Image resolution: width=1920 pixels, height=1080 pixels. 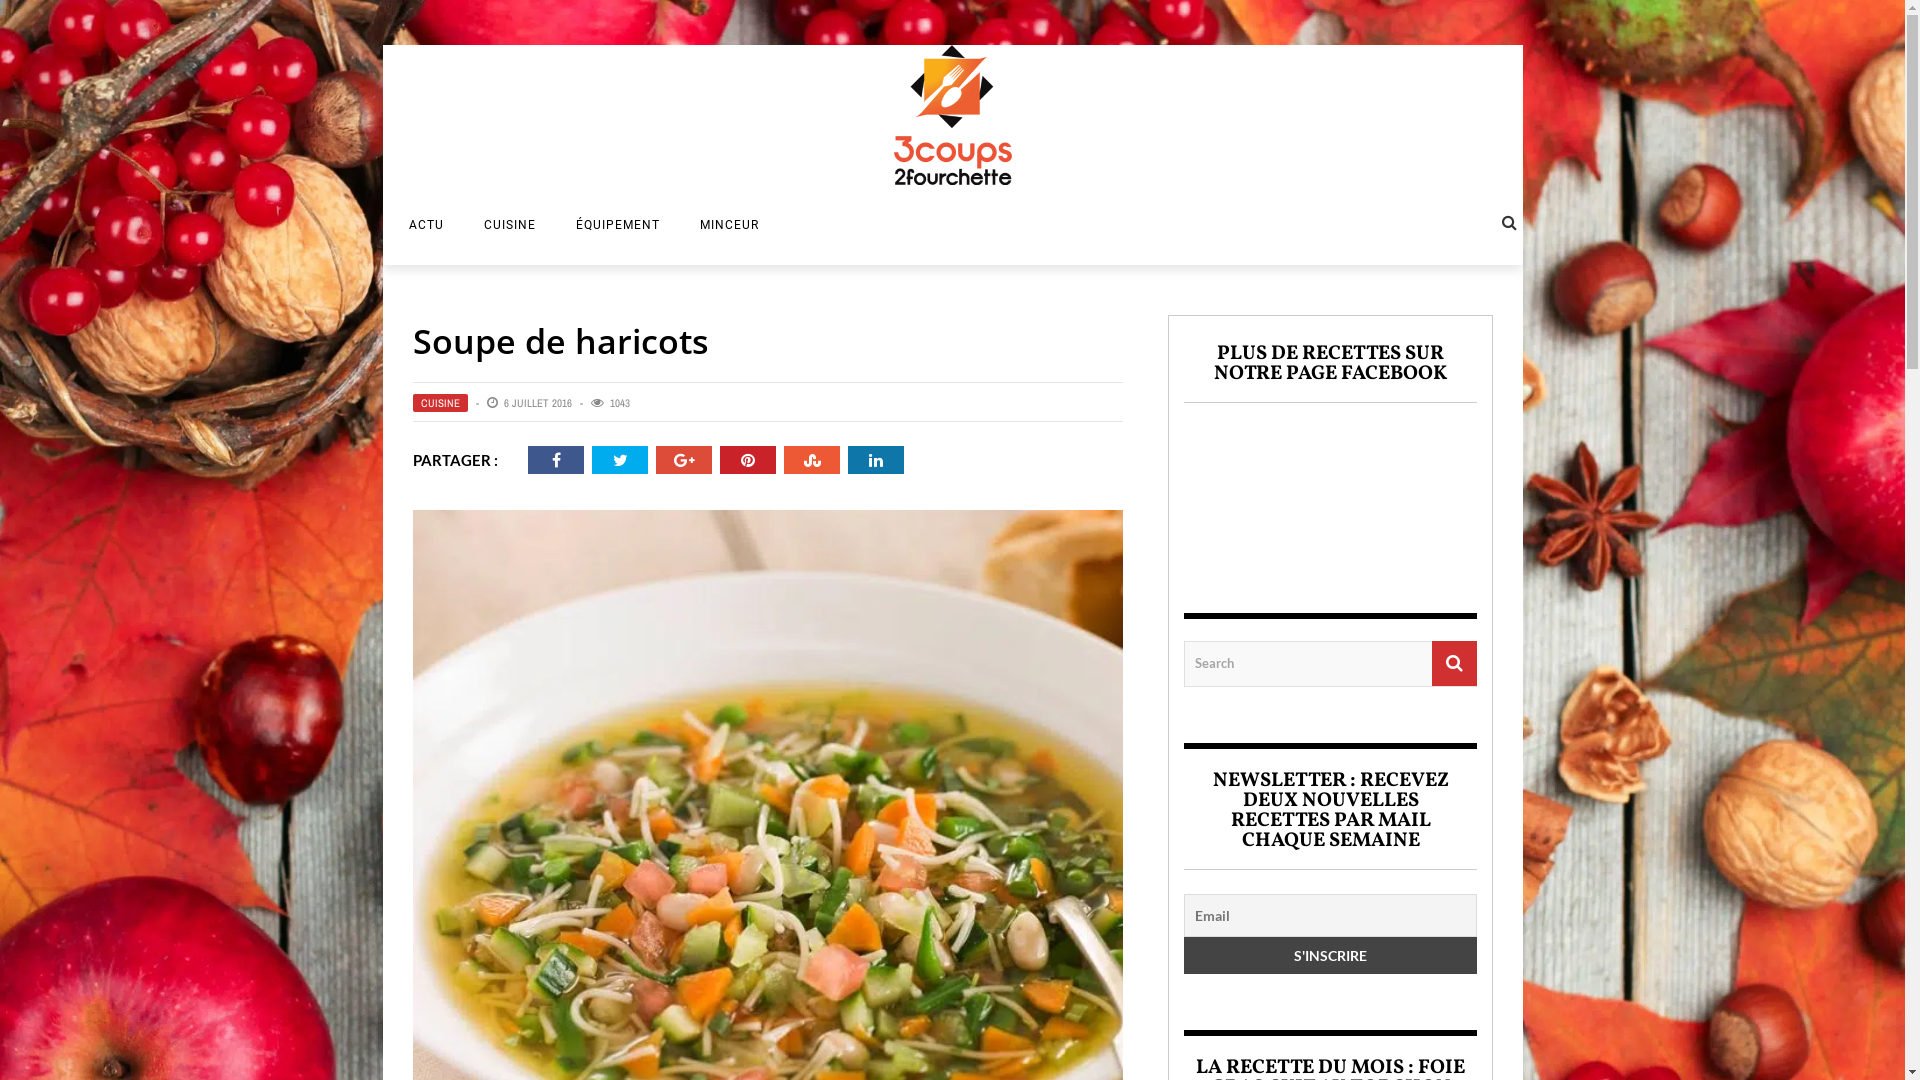 What do you see at coordinates (746, 459) in the screenshot?
I see `'Pinterest'` at bounding box center [746, 459].